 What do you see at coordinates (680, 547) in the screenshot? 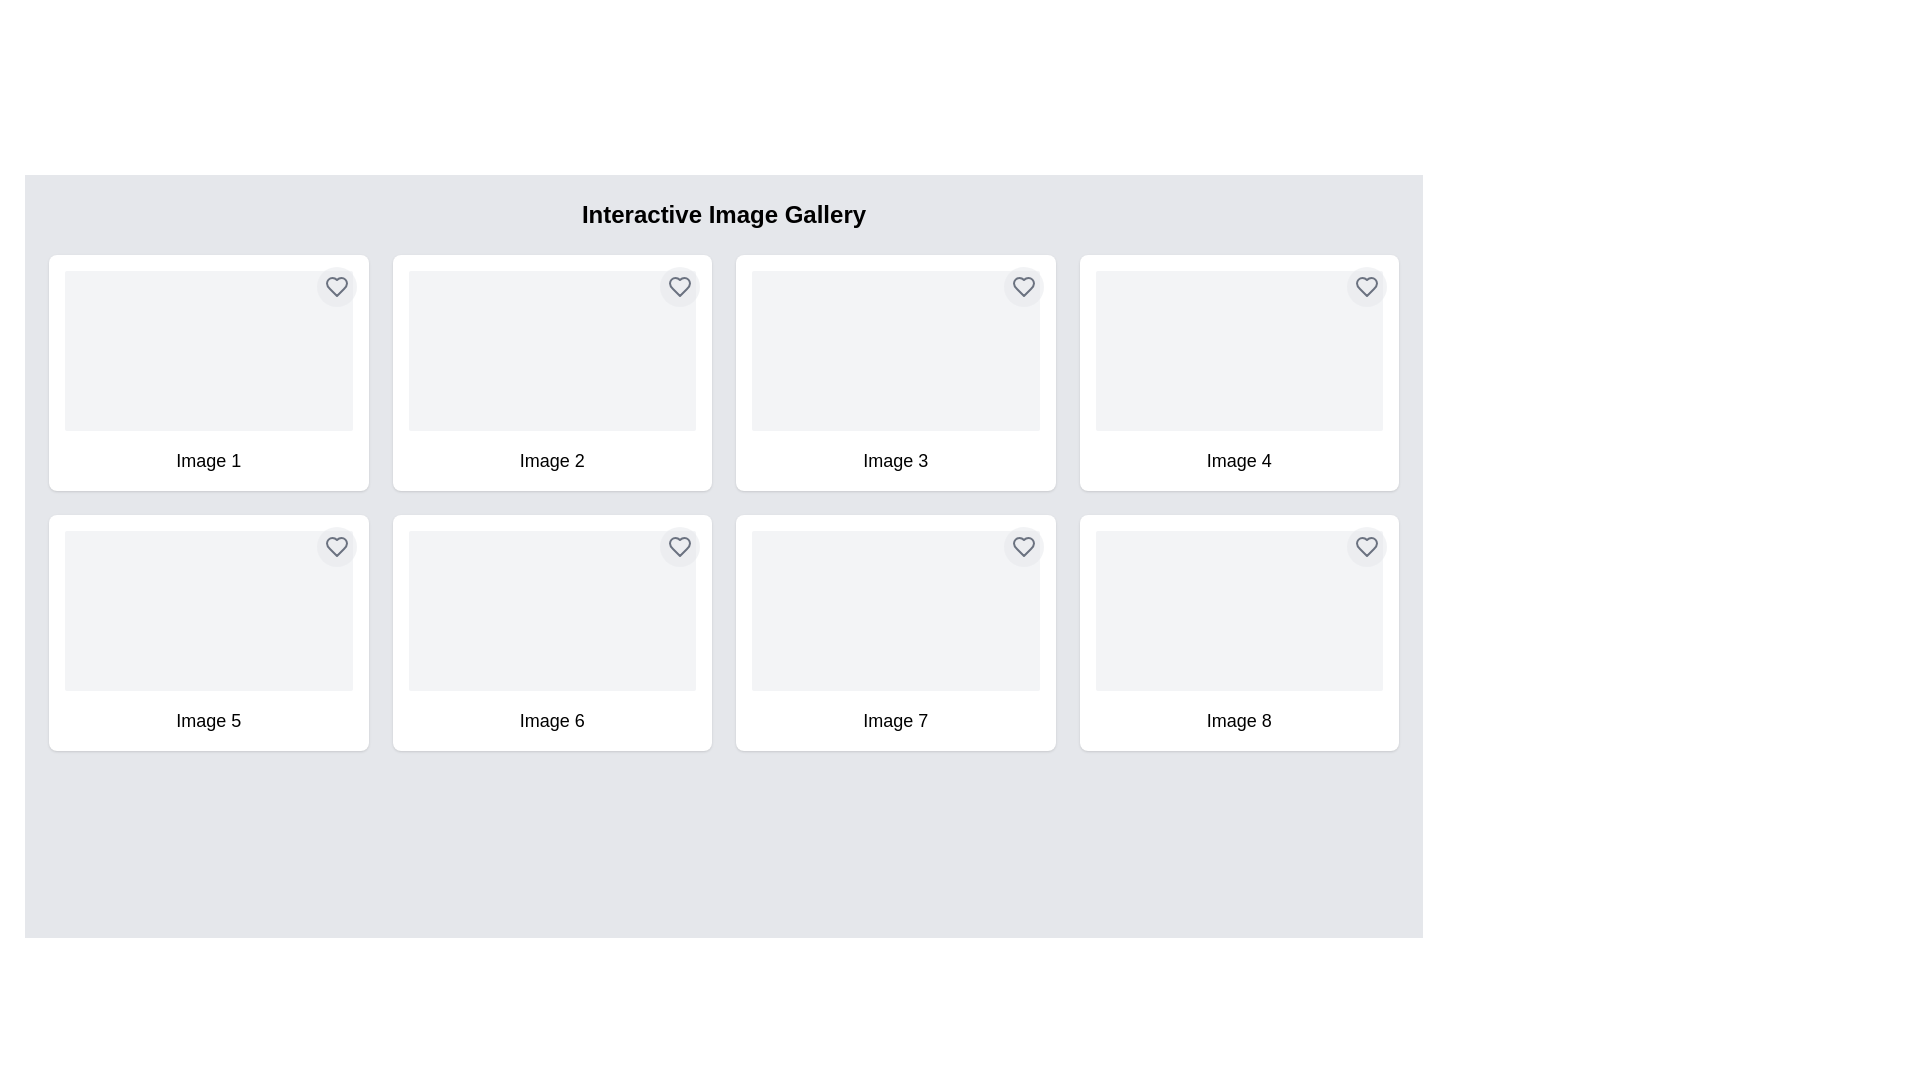
I see `the heart-shaped icon with a gray stroke` at bounding box center [680, 547].